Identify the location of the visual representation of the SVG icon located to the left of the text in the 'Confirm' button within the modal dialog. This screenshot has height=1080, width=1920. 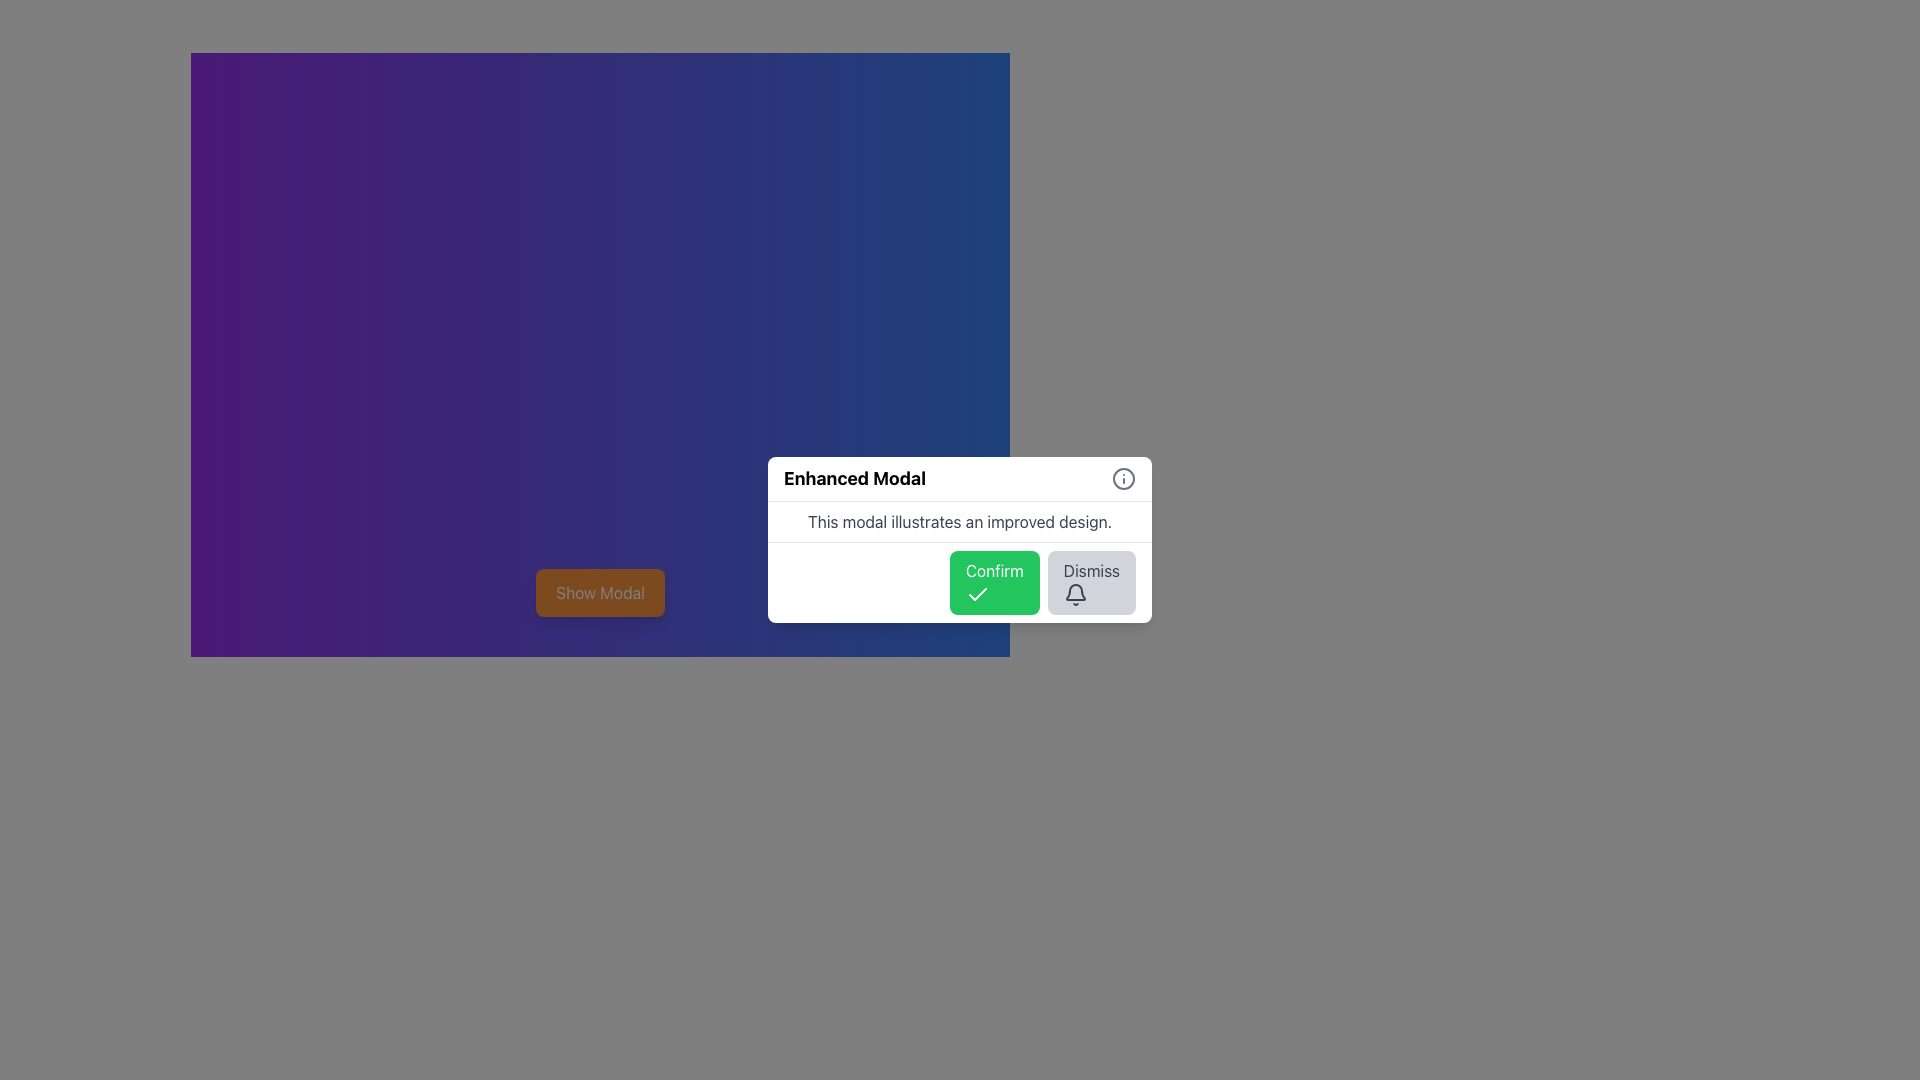
(977, 593).